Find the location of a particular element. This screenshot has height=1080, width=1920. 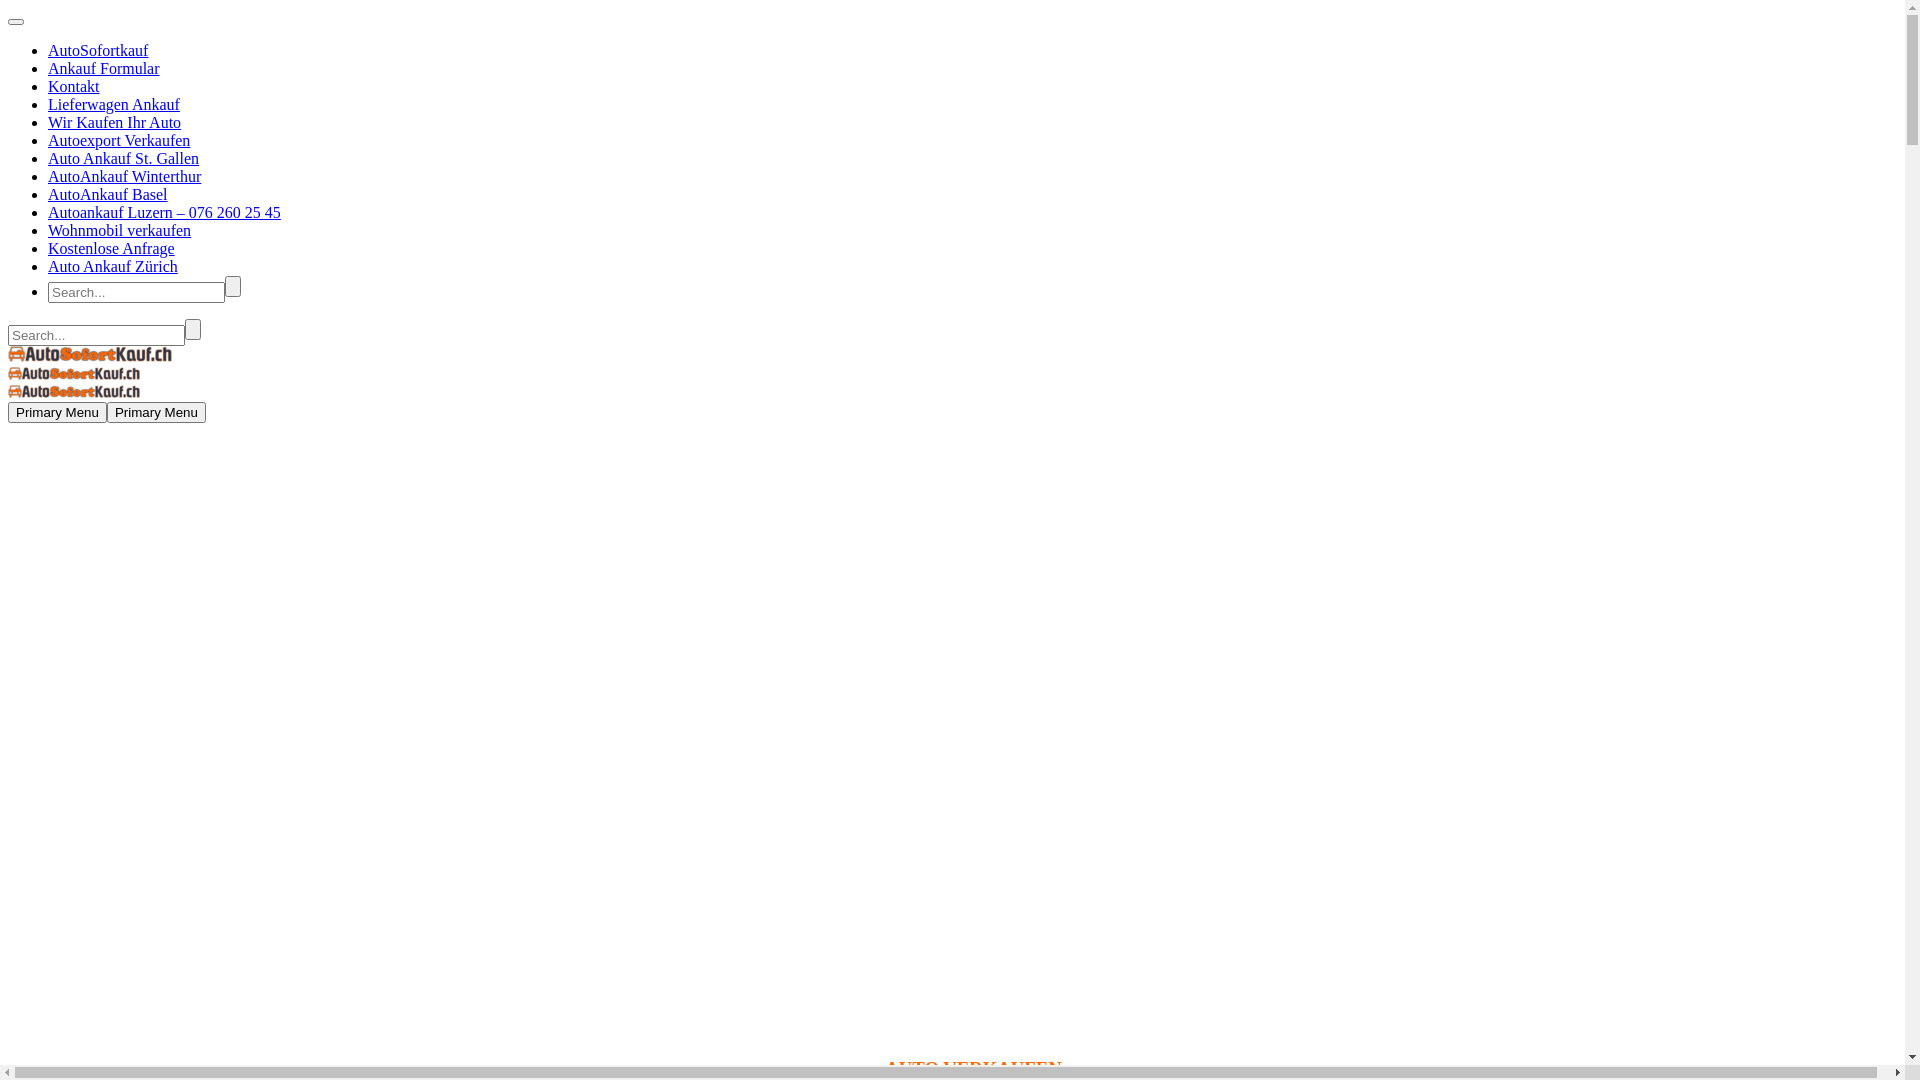

'Autoexport Verkaufen' is located at coordinates (118, 139).